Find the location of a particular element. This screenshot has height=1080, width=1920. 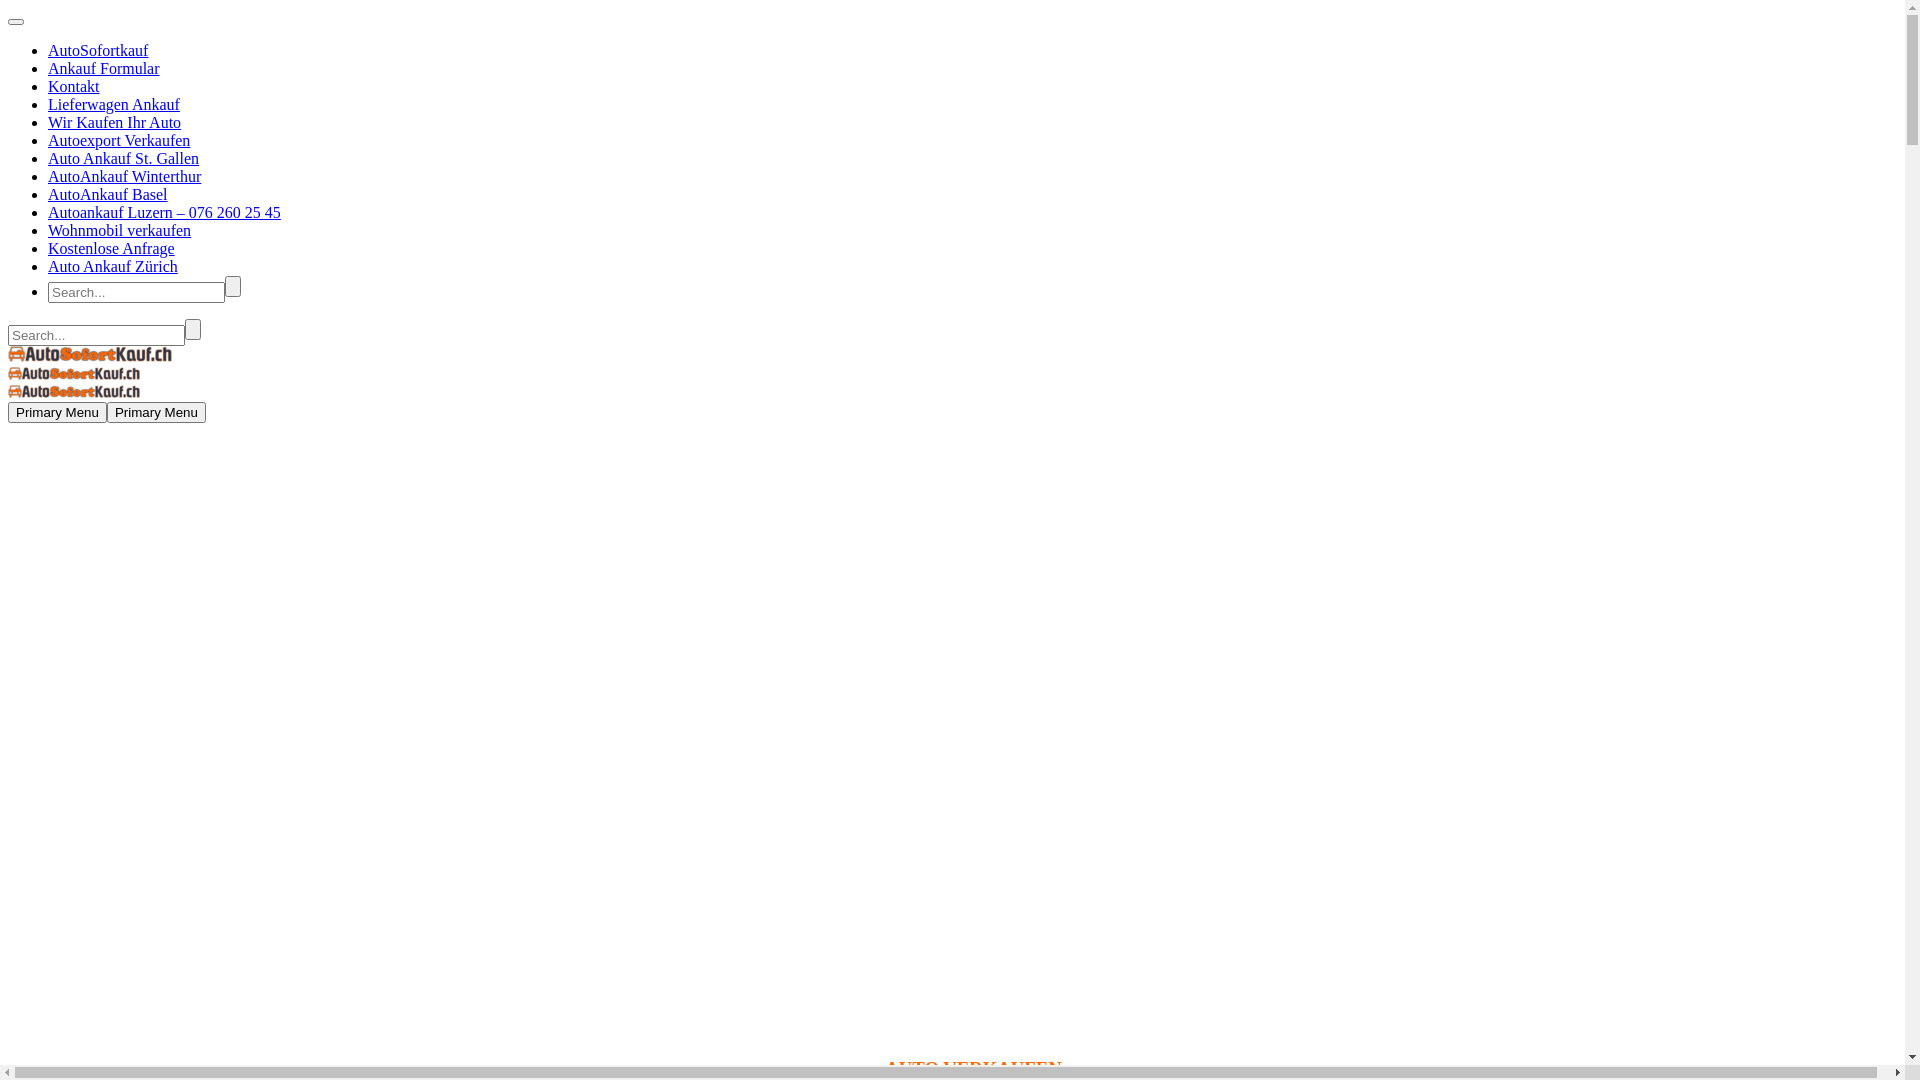

'Autoexport Verkaufen' is located at coordinates (118, 139).